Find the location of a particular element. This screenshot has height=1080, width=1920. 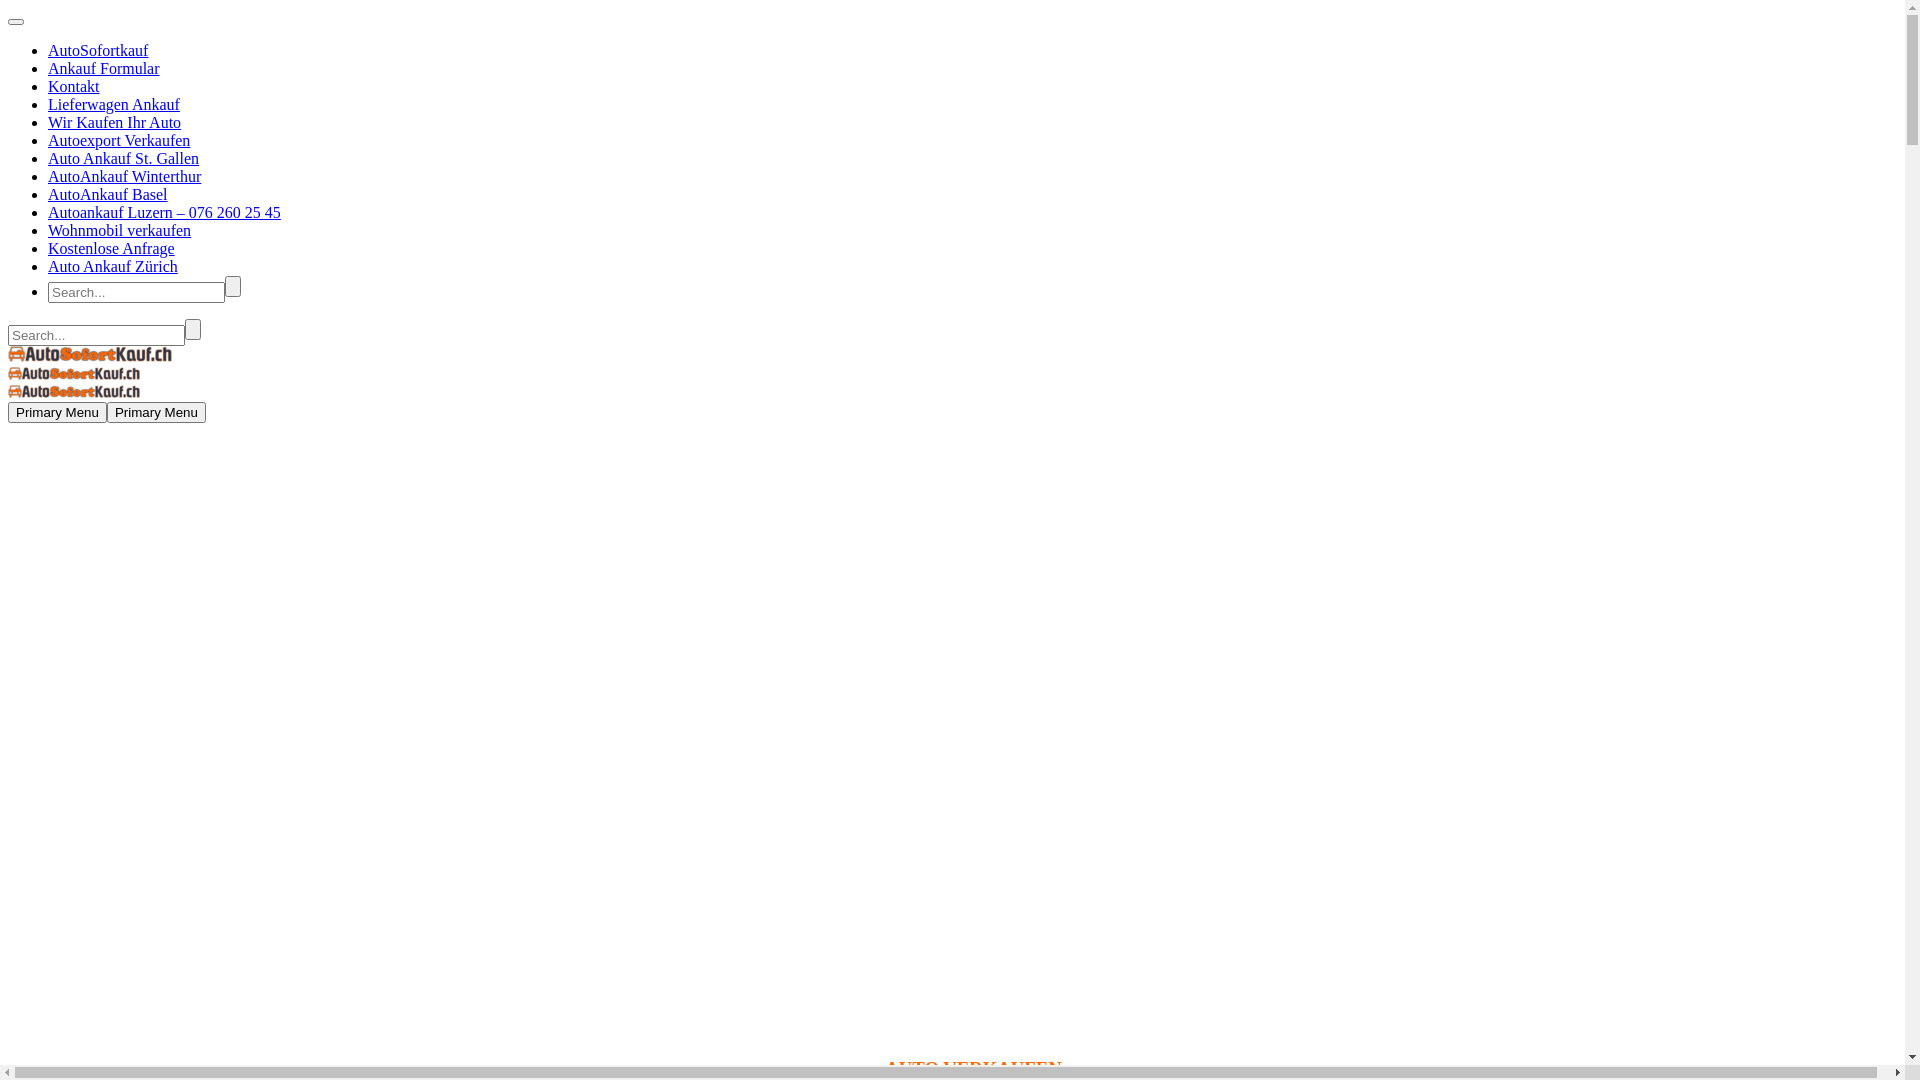

'Autoexport Verkaufen' is located at coordinates (118, 139).